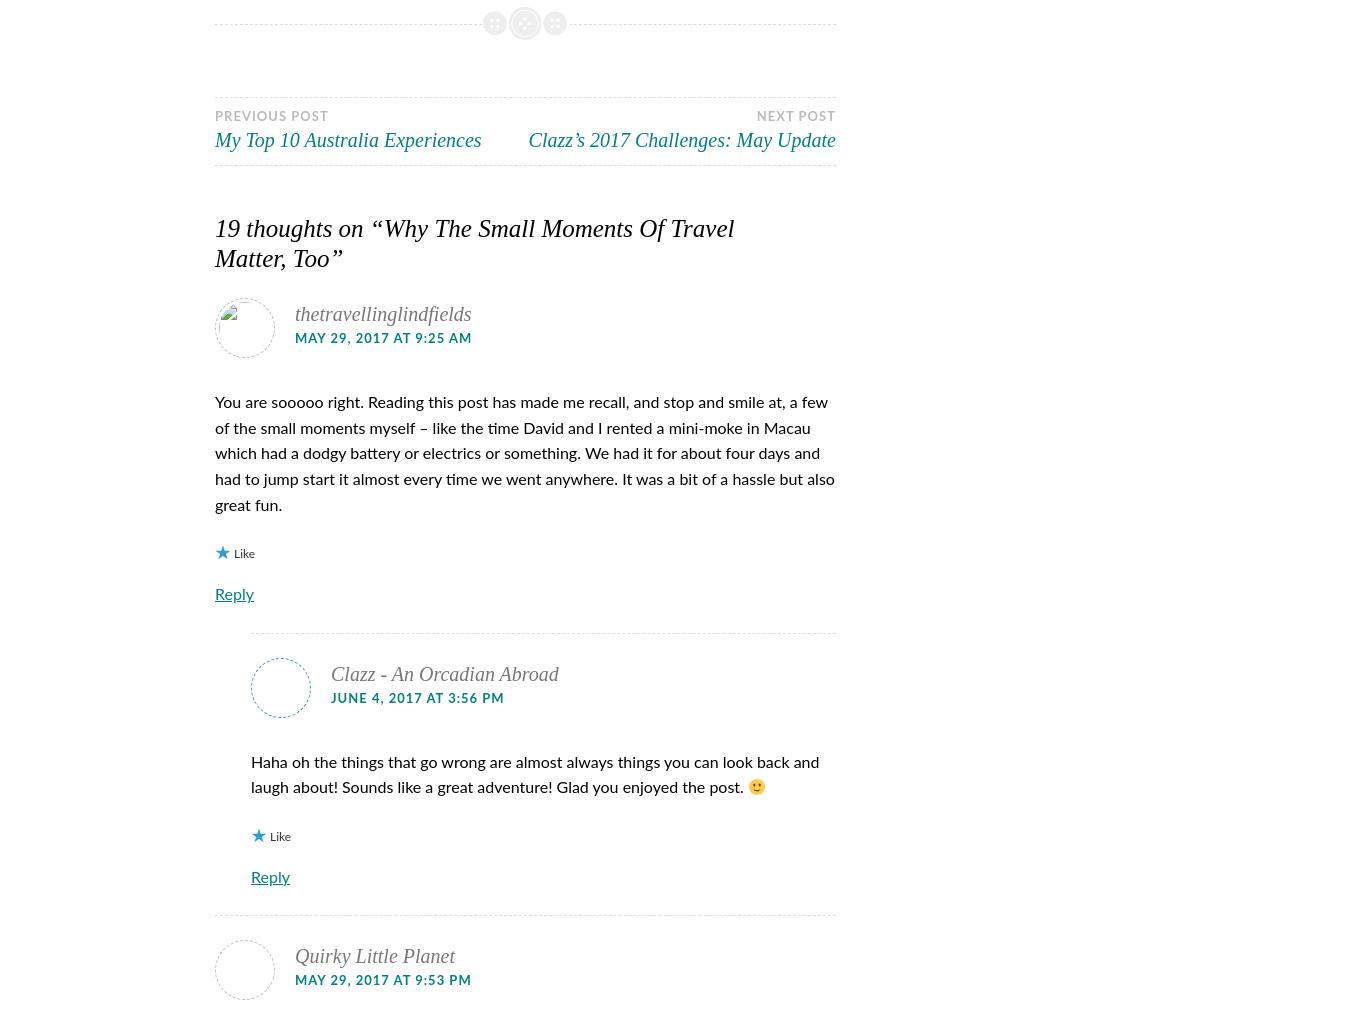 The height and width of the screenshot is (1031, 1350). What do you see at coordinates (417, 698) in the screenshot?
I see `'June 4, 2017 at 3:56 pm'` at bounding box center [417, 698].